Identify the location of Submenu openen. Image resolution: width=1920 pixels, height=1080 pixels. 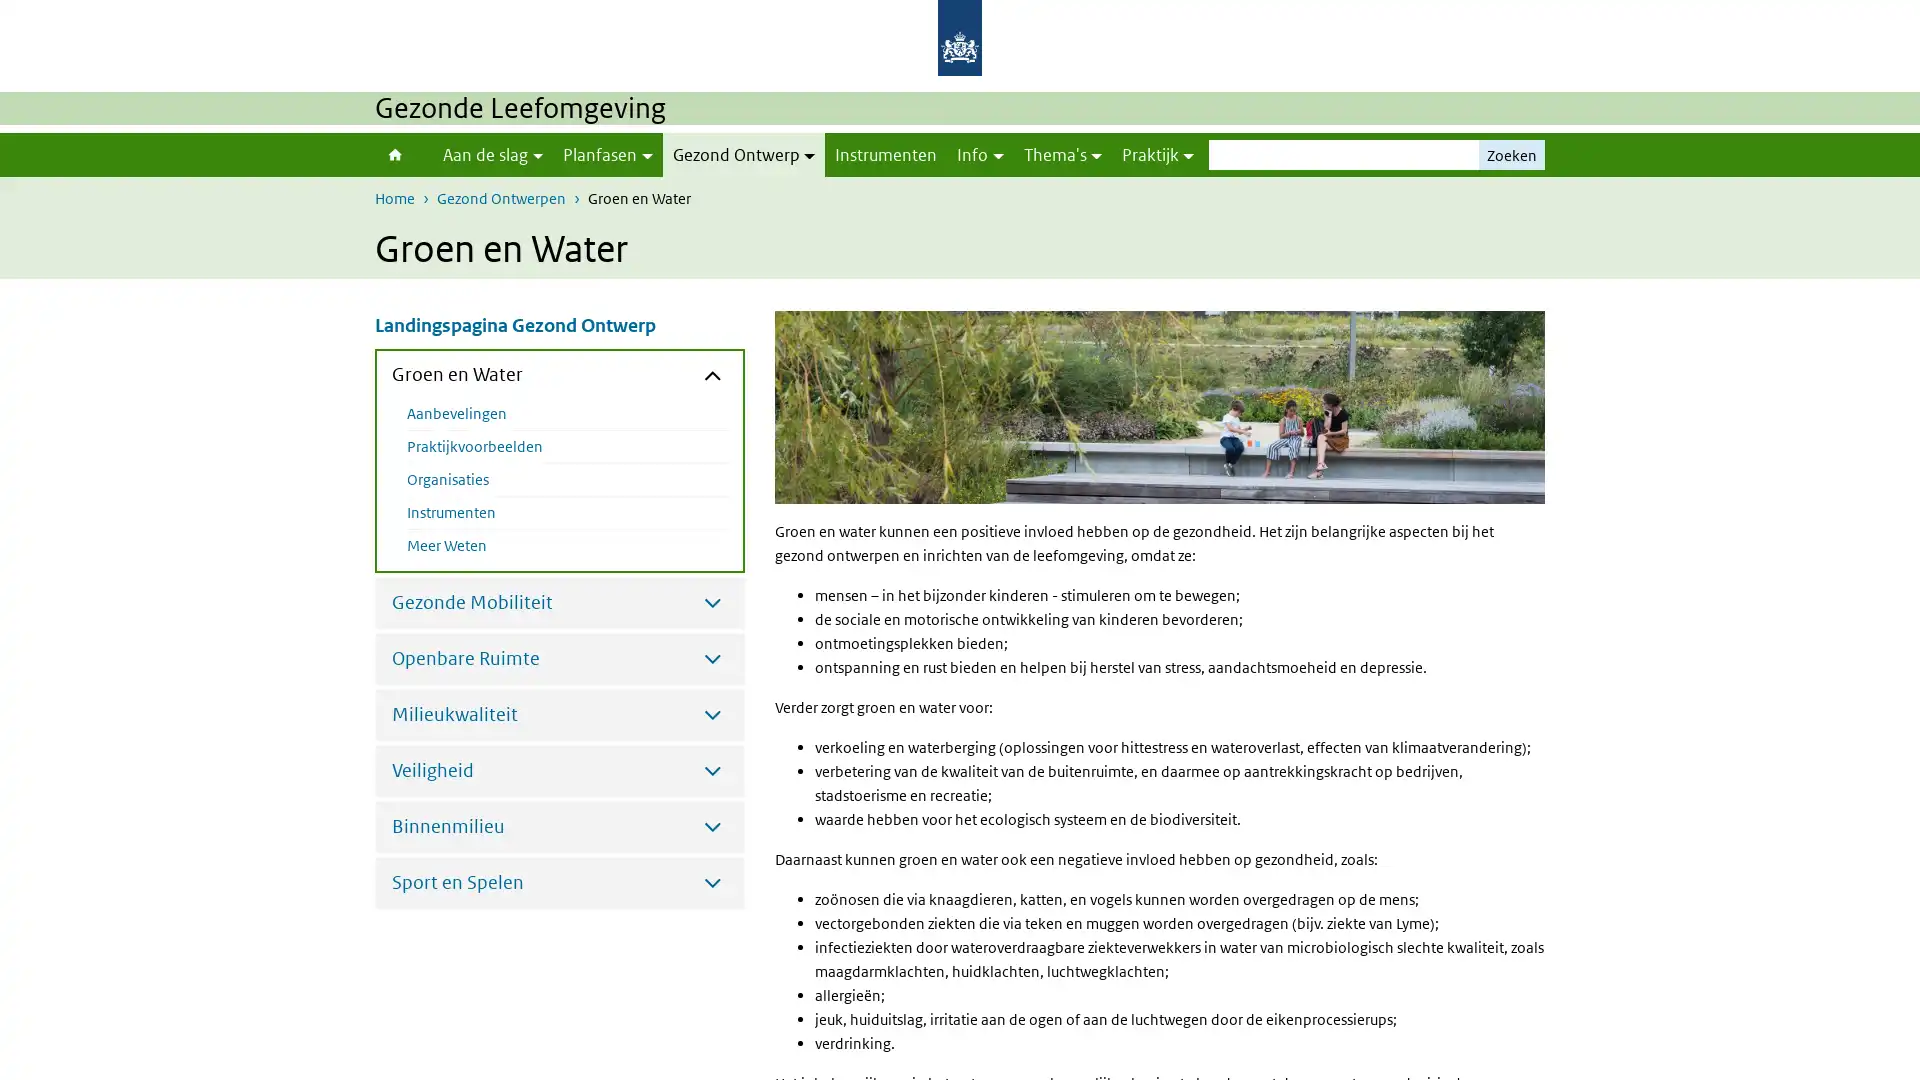
(713, 712).